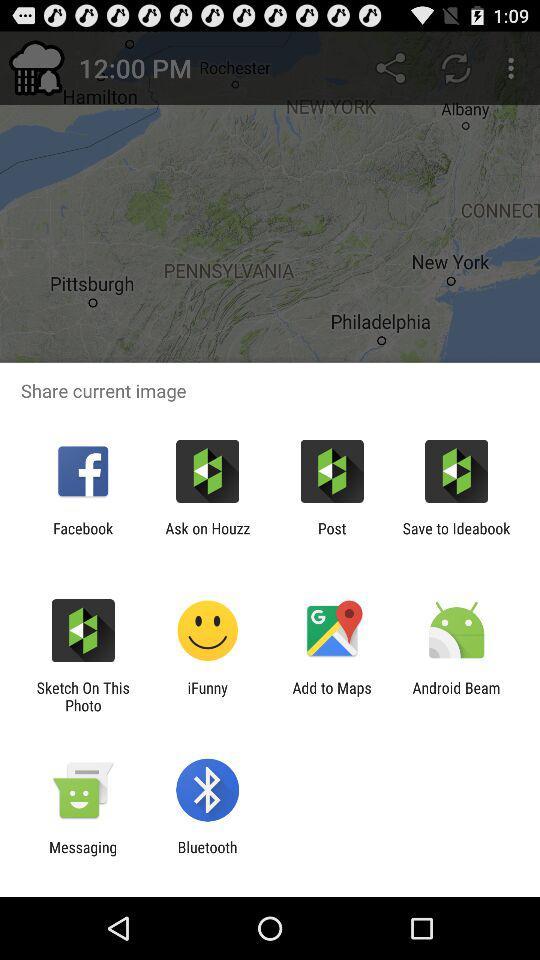  What do you see at coordinates (456, 536) in the screenshot?
I see `the icon next to the post` at bounding box center [456, 536].